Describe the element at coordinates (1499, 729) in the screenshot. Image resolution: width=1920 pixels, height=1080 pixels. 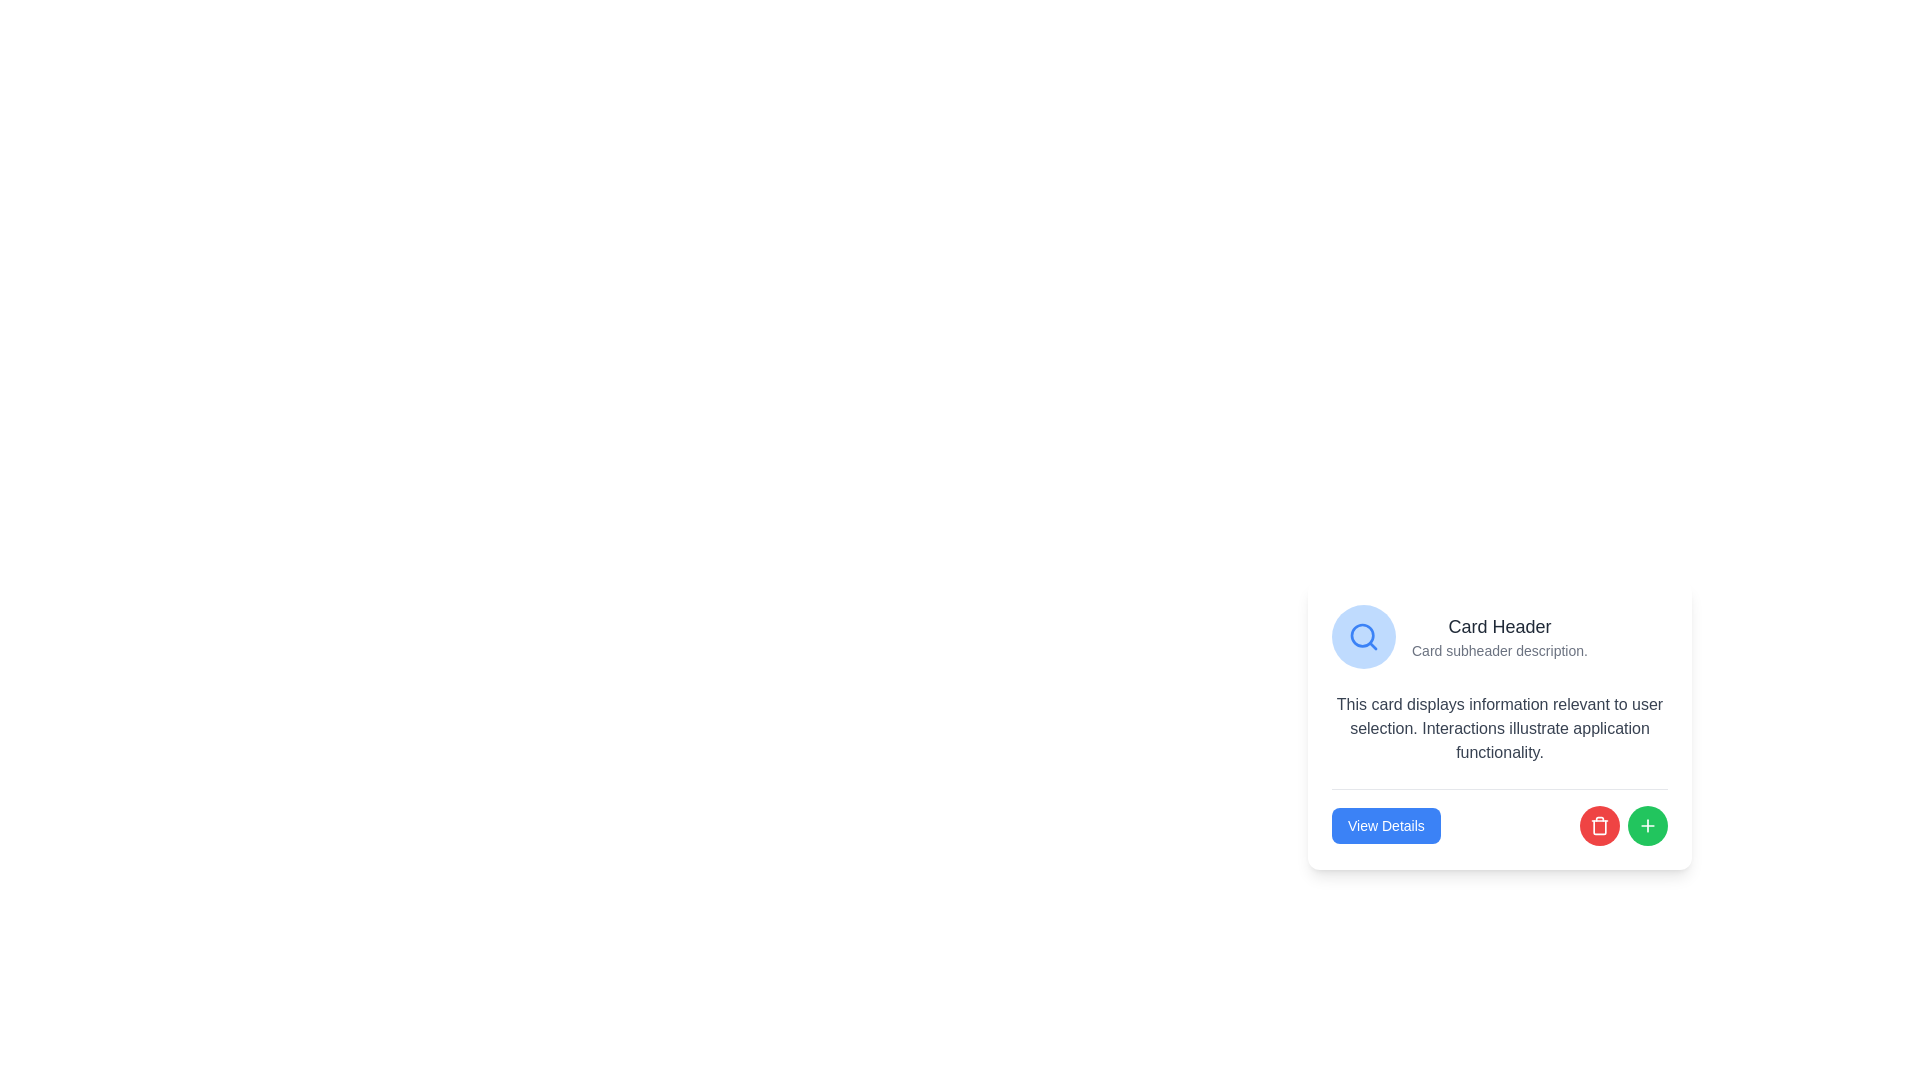
I see `gray text block that displays information relevant to user selection, located centrally within the card layout below the header and above the buttons` at that location.